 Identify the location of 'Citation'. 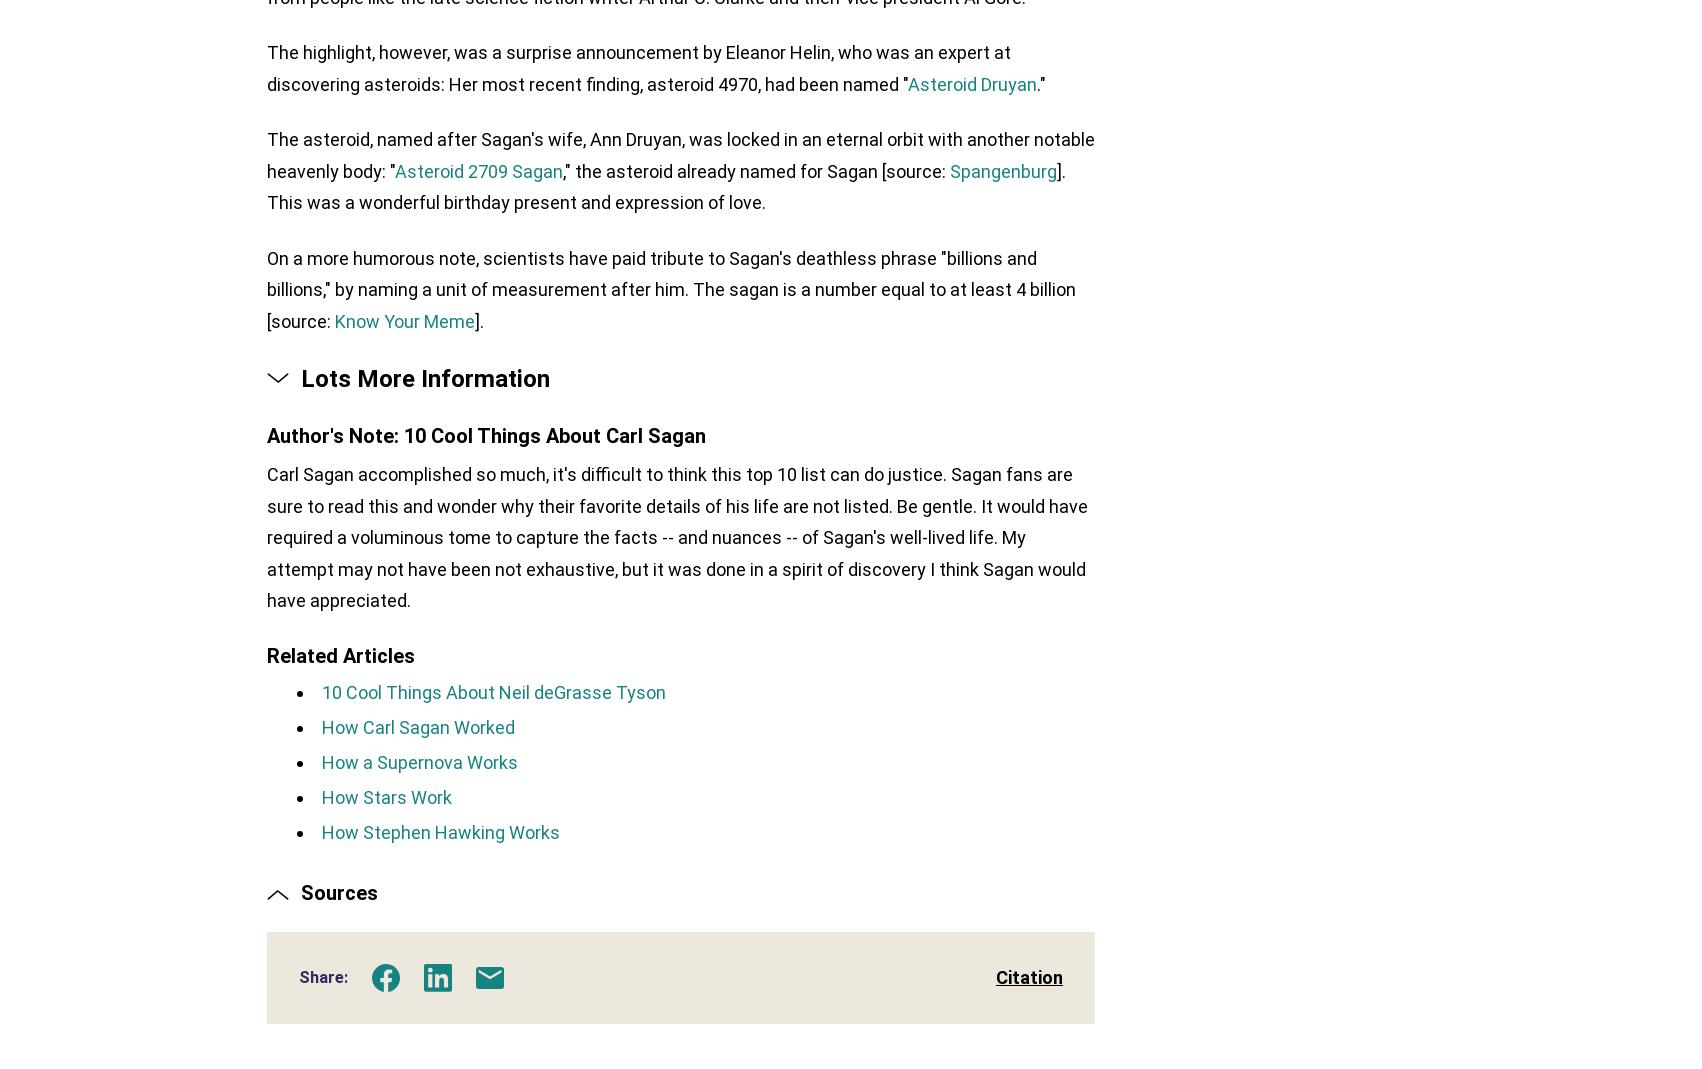
(995, 981).